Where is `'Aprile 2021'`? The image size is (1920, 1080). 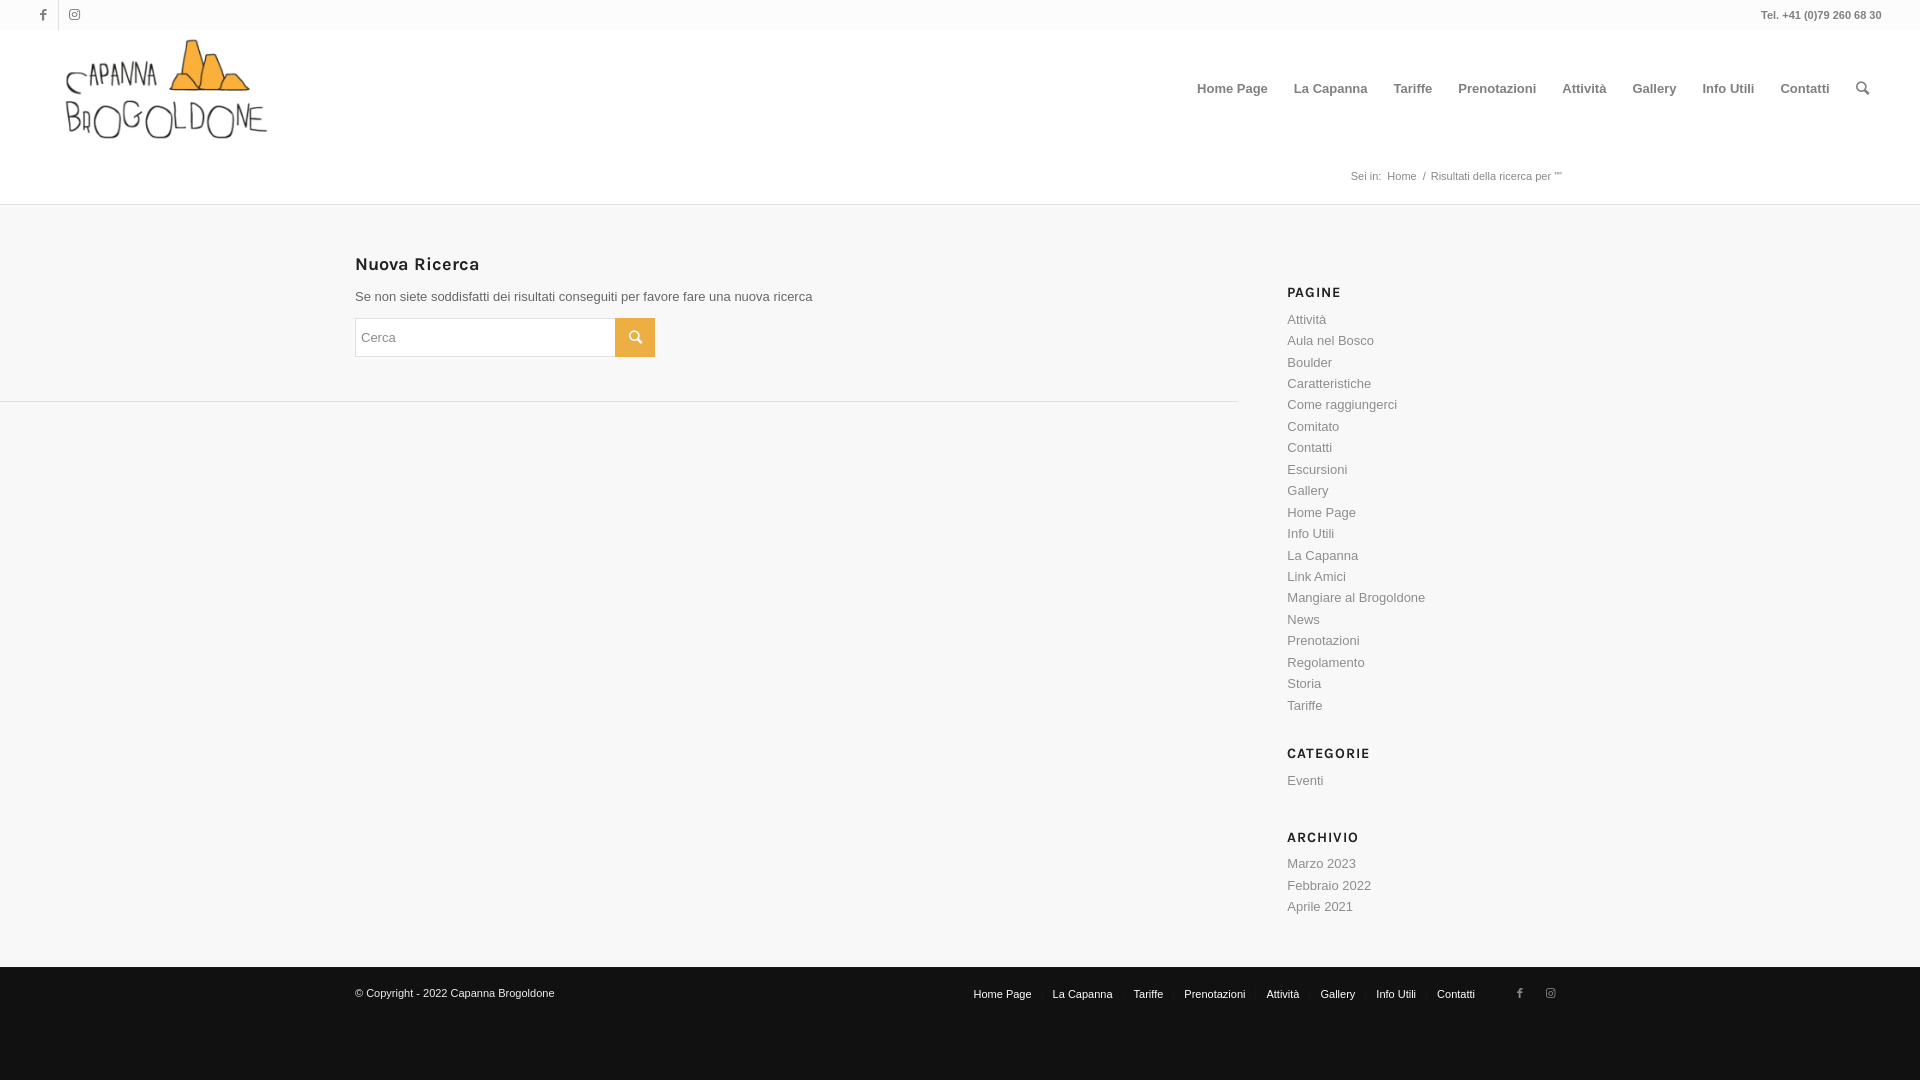
'Aprile 2021' is located at coordinates (1320, 906).